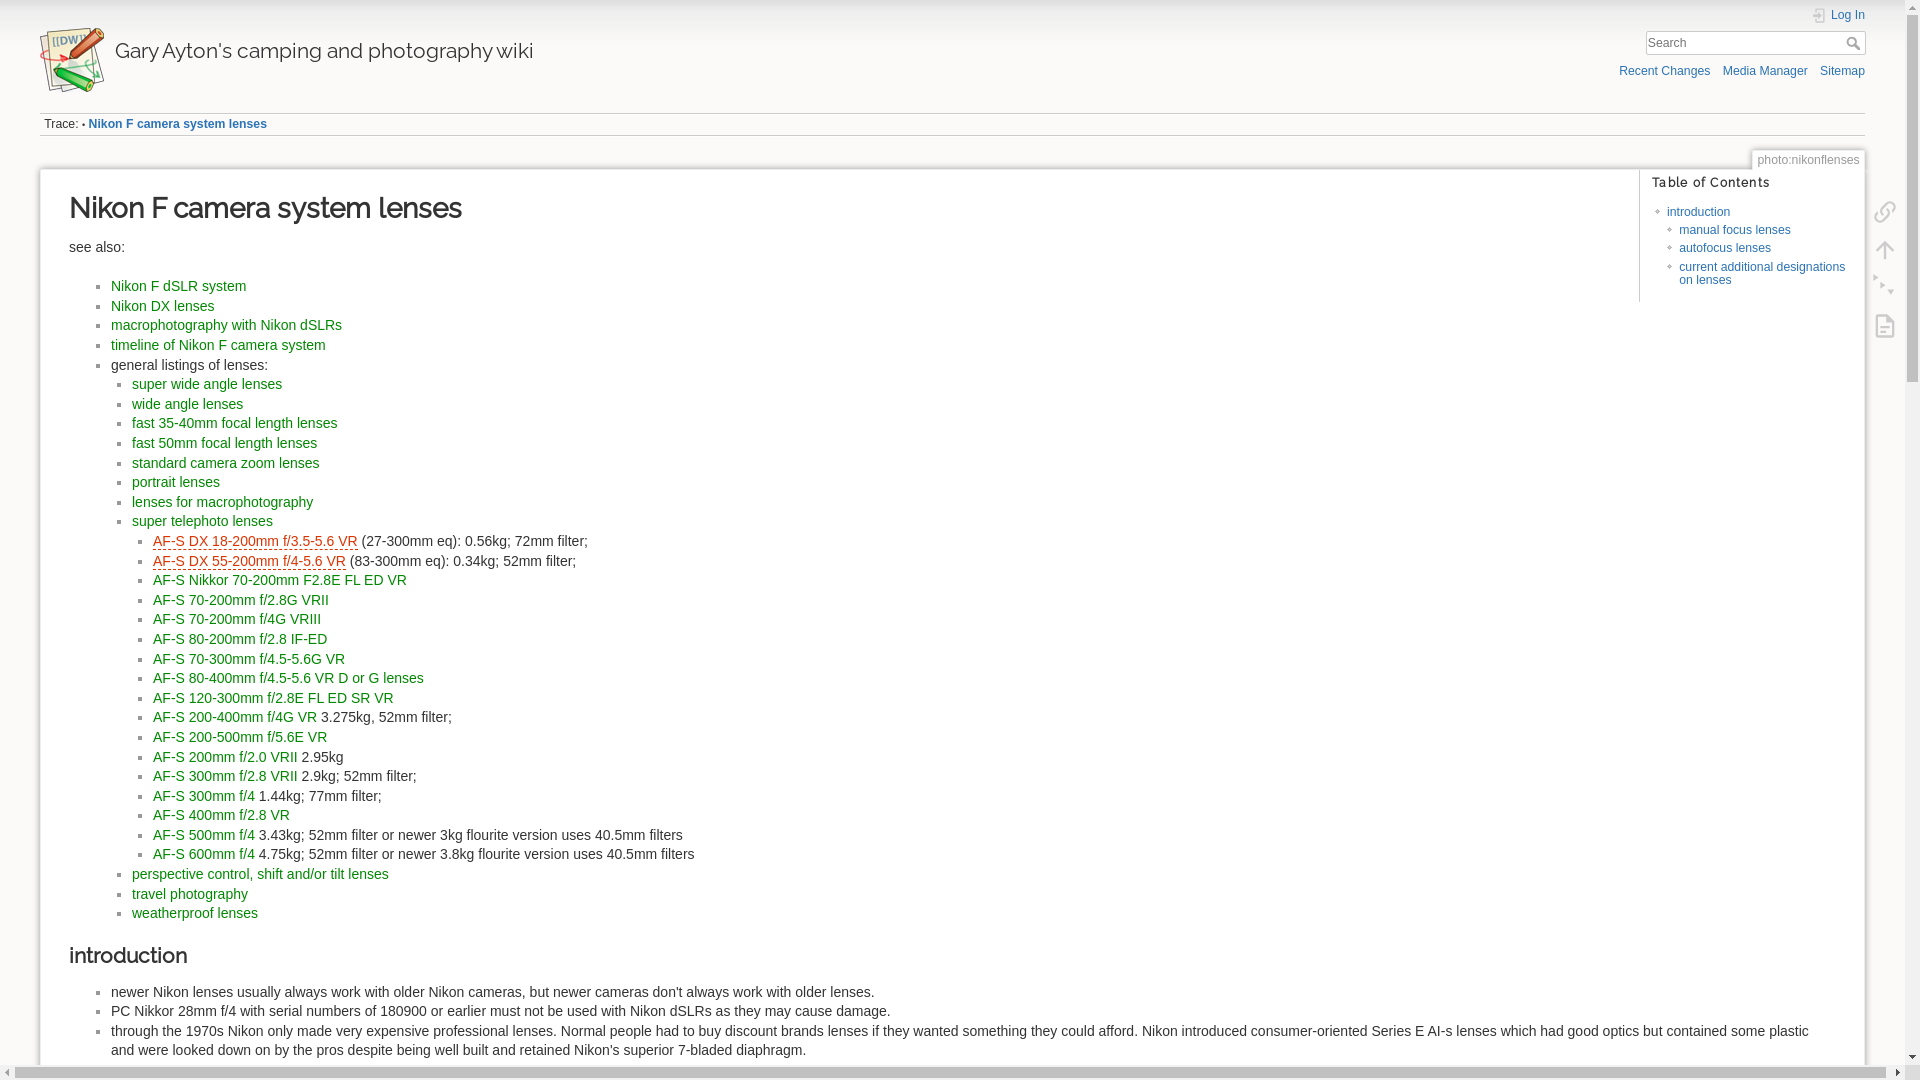 This screenshot has height=1080, width=1920. What do you see at coordinates (226, 323) in the screenshot?
I see `'macrophotography with Nikon dSLRs'` at bounding box center [226, 323].